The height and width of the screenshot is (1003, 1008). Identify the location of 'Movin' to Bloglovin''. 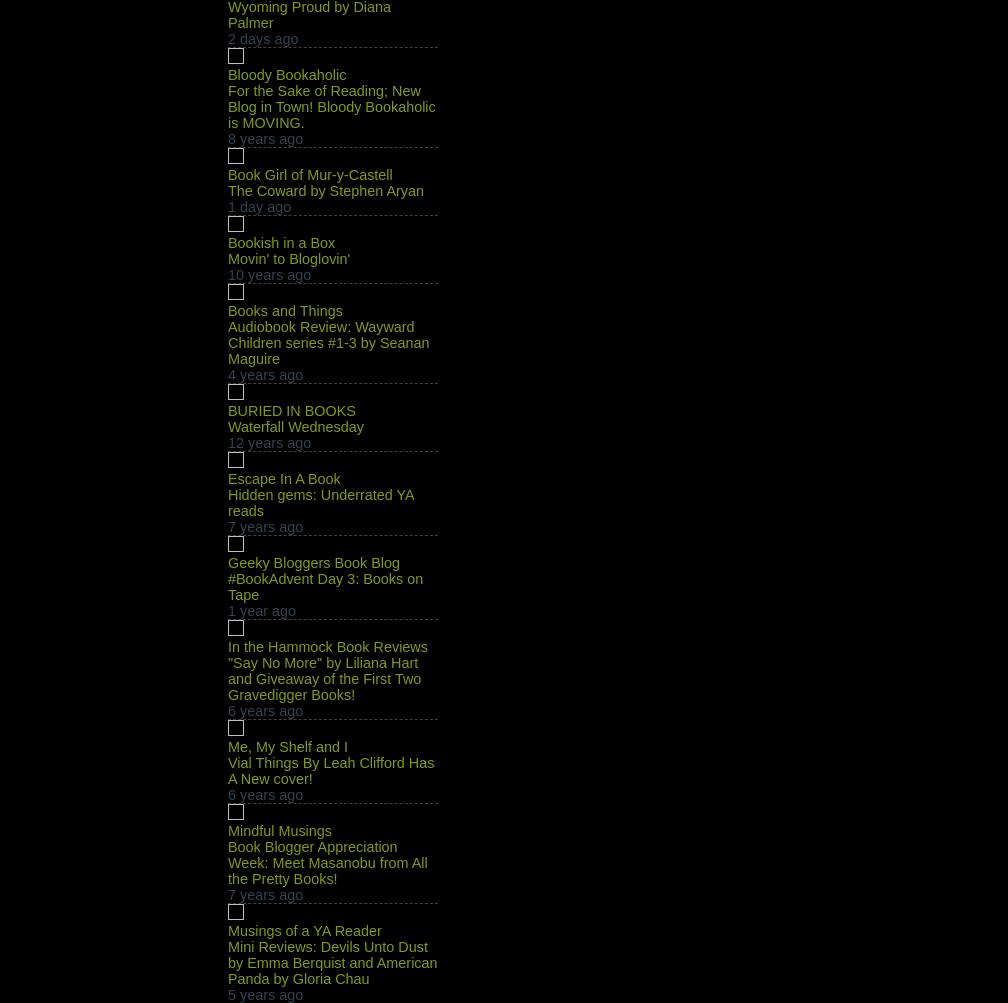
(288, 258).